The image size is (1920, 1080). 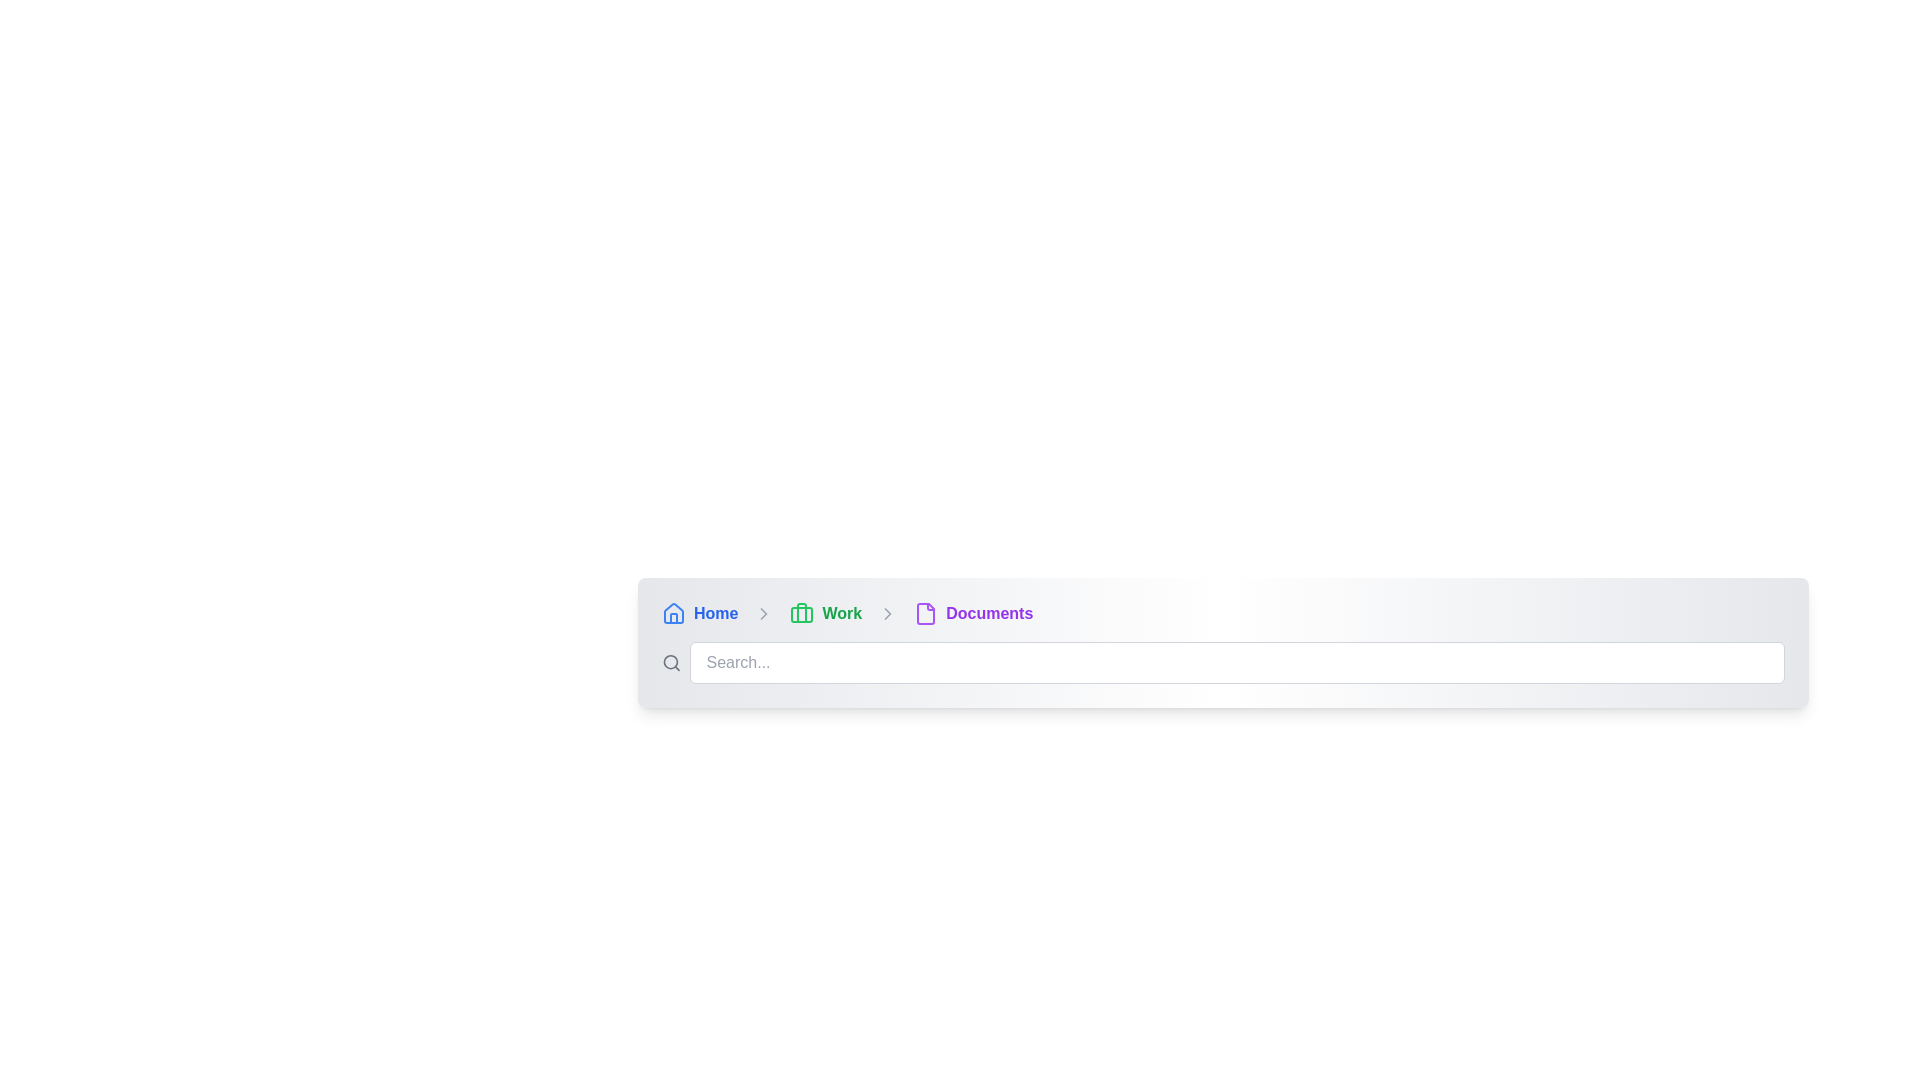 What do you see at coordinates (673, 612) in the screenshot?
I see `the home icon located on the far left of the breadcrumb navigation bar` at bounding box center [673, 612].